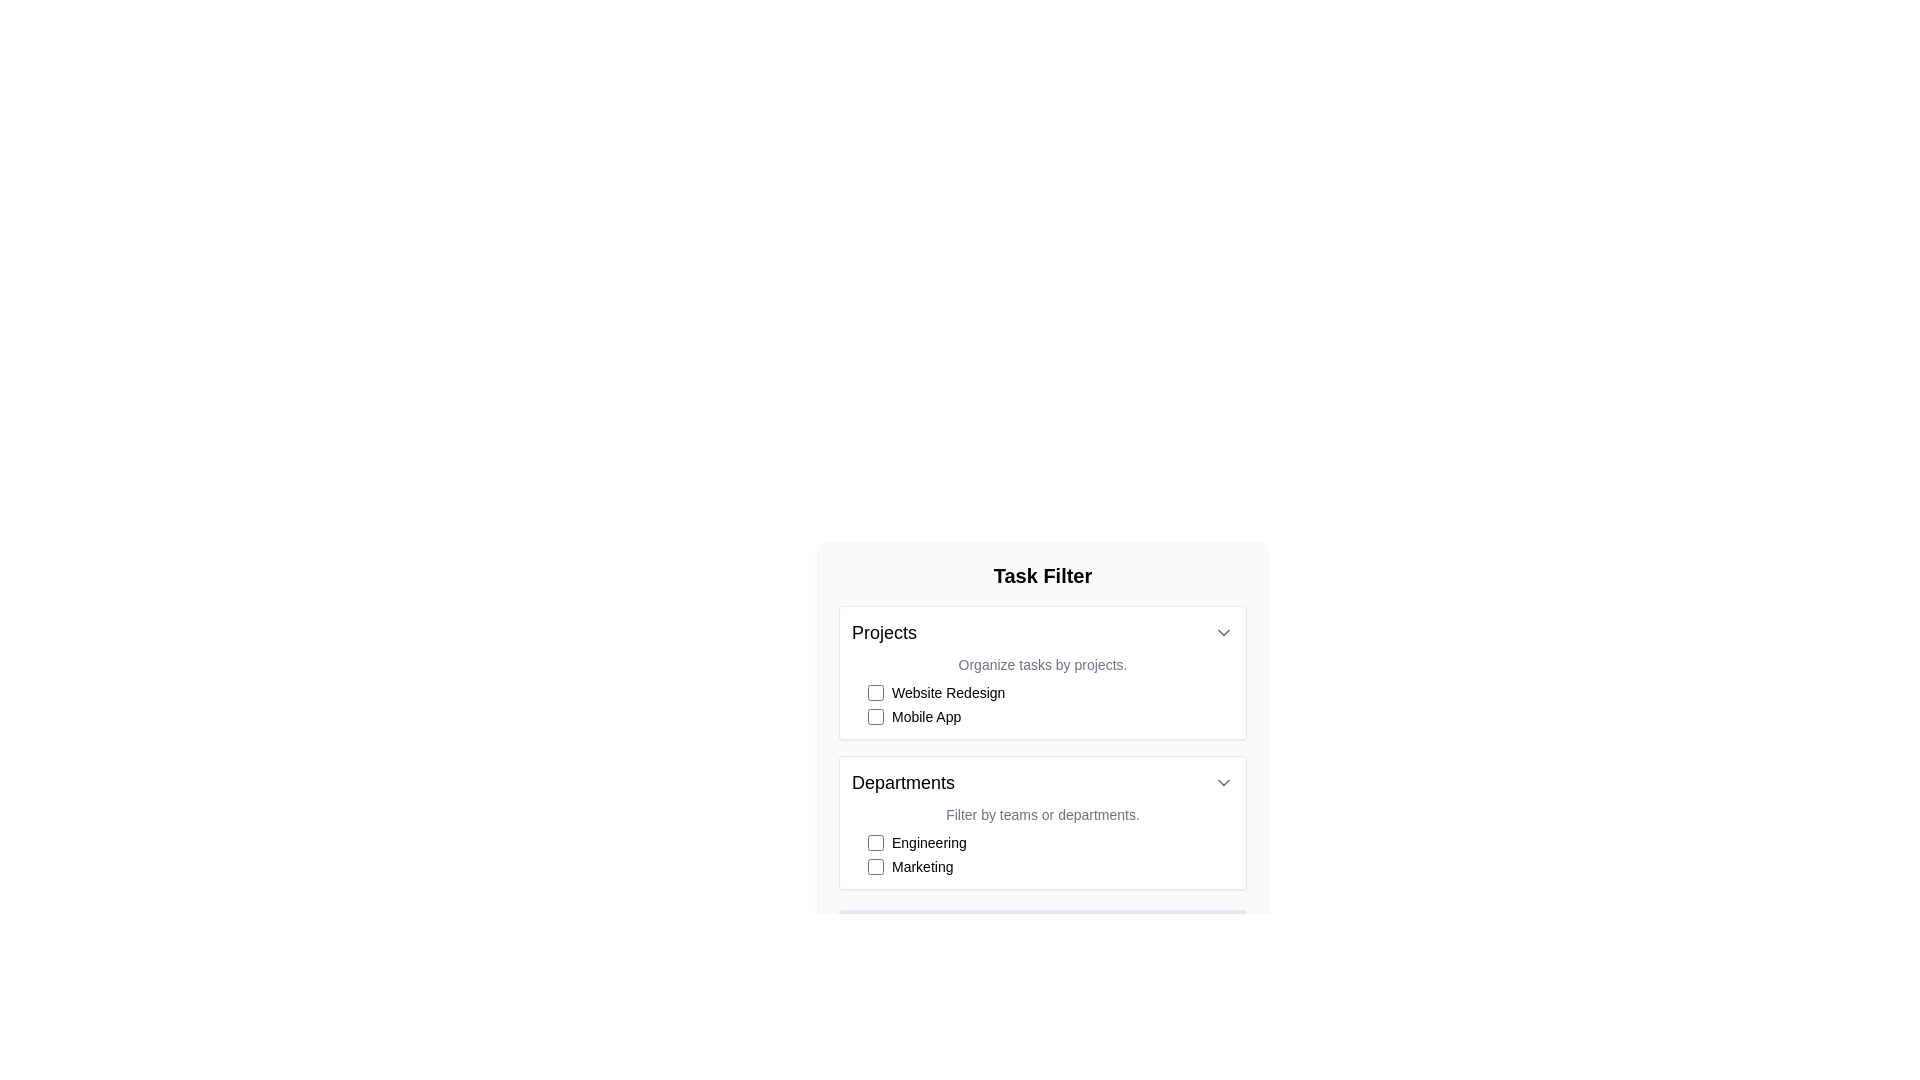 The width and height of the screenshot is (1920, 1080). What do you see at coordinates (1223, 632) in the screenshot?
I see `the downward-facing chevron icon located` at bounding box center [1223, 632].